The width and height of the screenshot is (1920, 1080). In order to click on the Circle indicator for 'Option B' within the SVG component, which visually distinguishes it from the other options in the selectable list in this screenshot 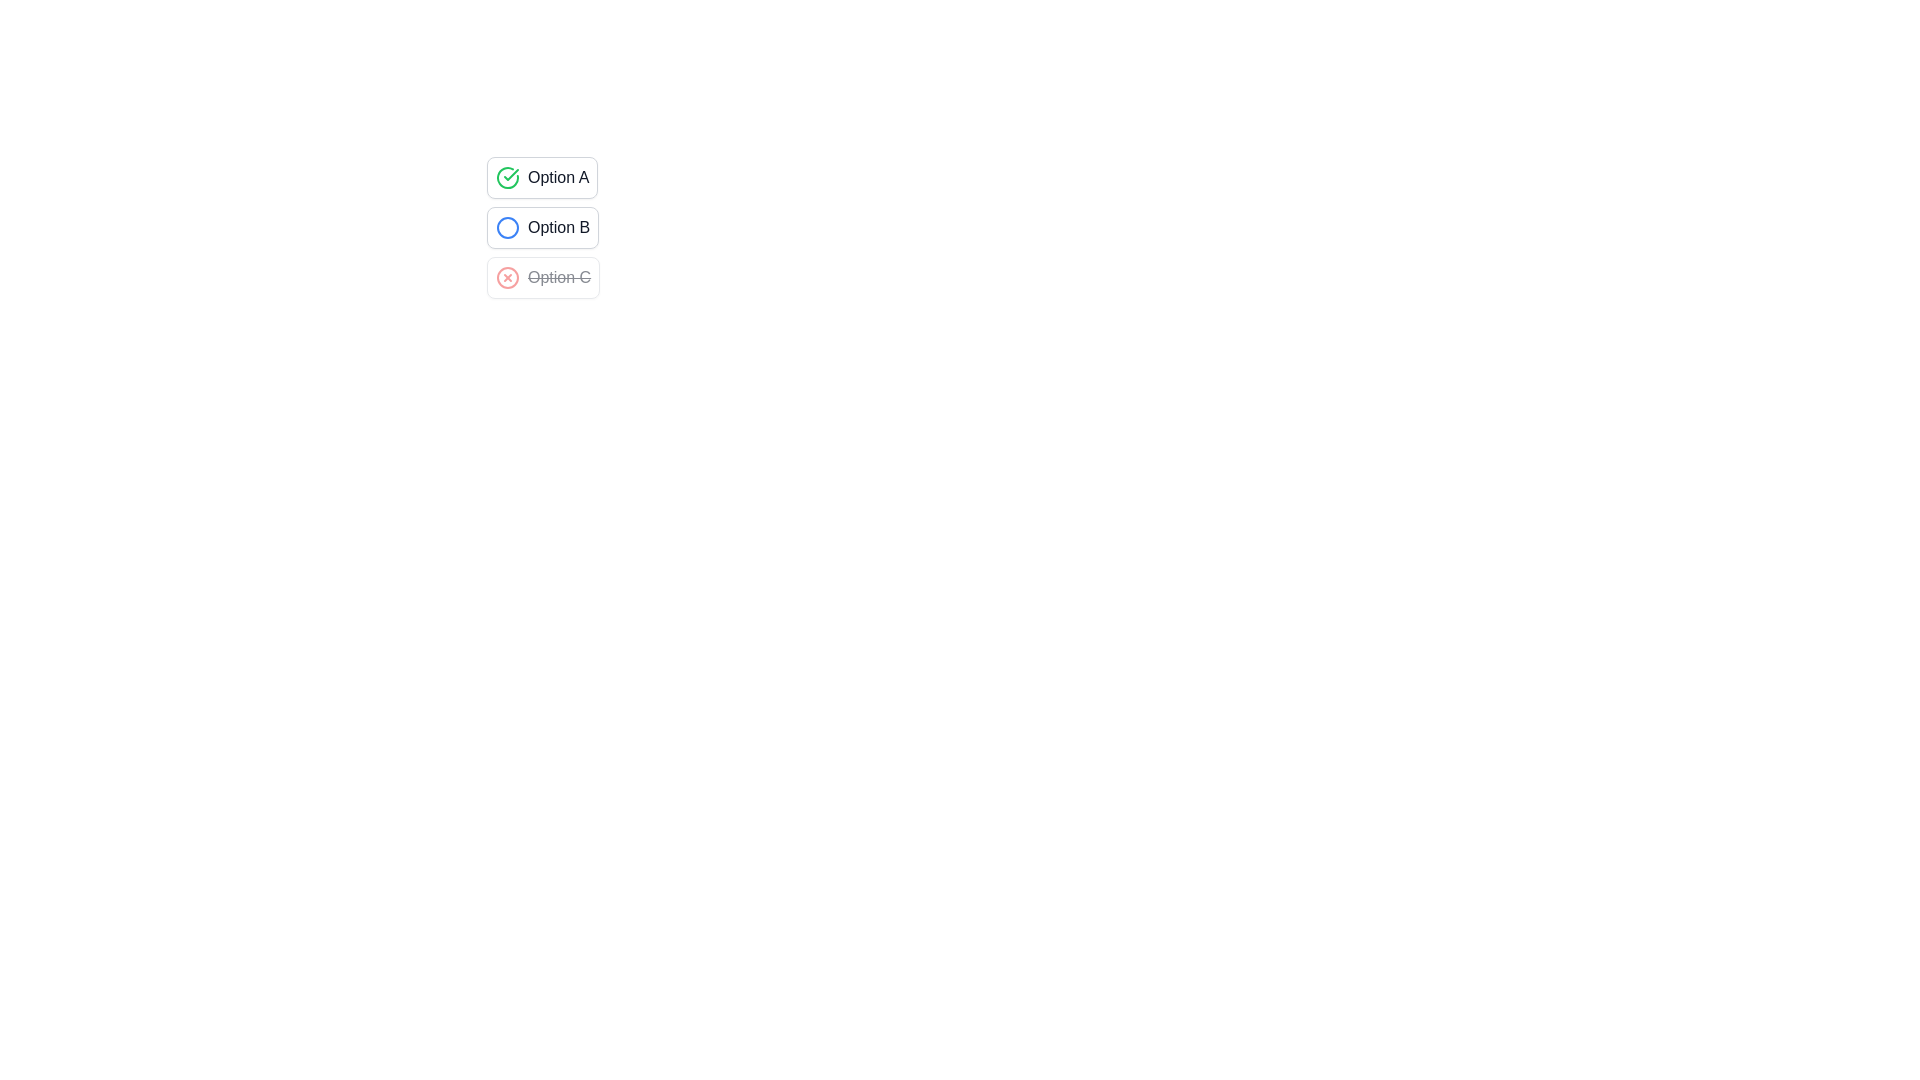, I will do `click(508, 226)`.